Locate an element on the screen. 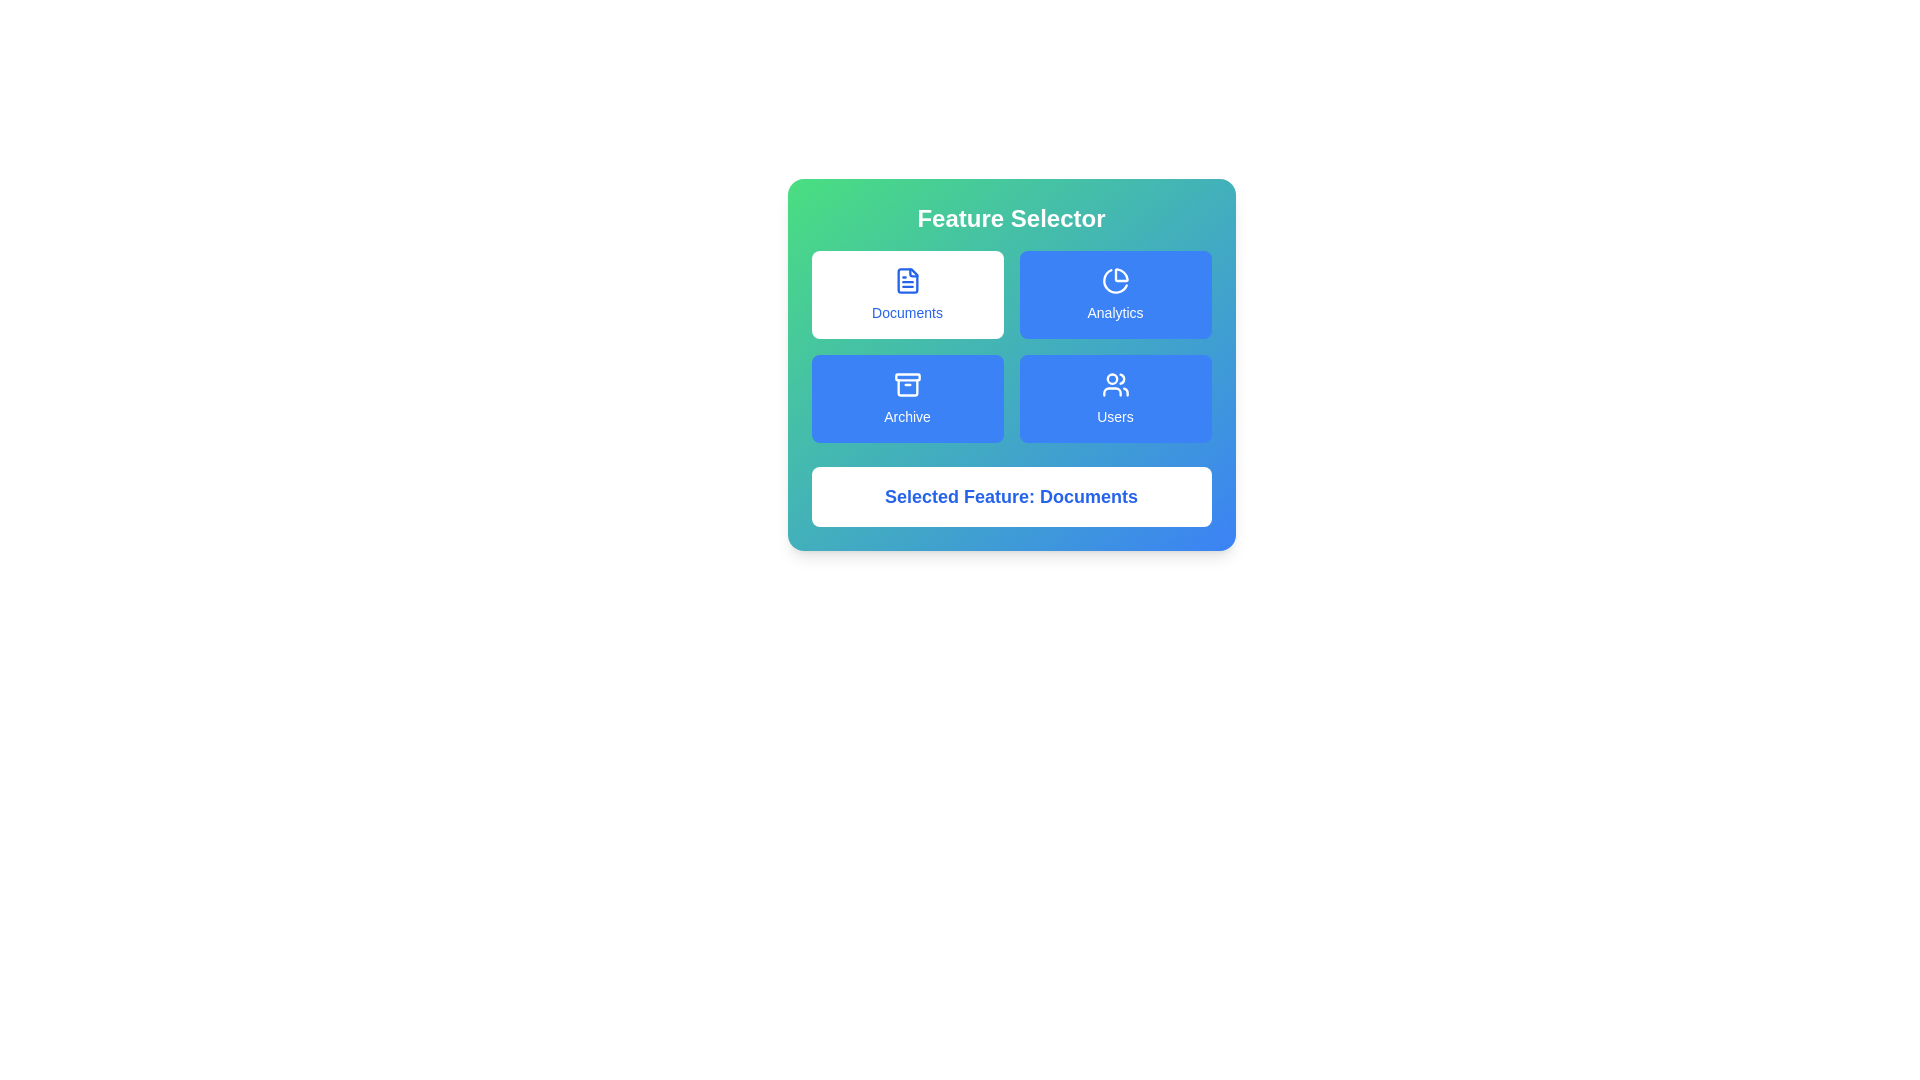 Image resolution: width=1920 pixels, height=1080 pixels. the archive icon, which is a box with a lid inside a blue button, located in the second row and first column of the grid, above the label 'Archive' is located at coordinates (906, 385).